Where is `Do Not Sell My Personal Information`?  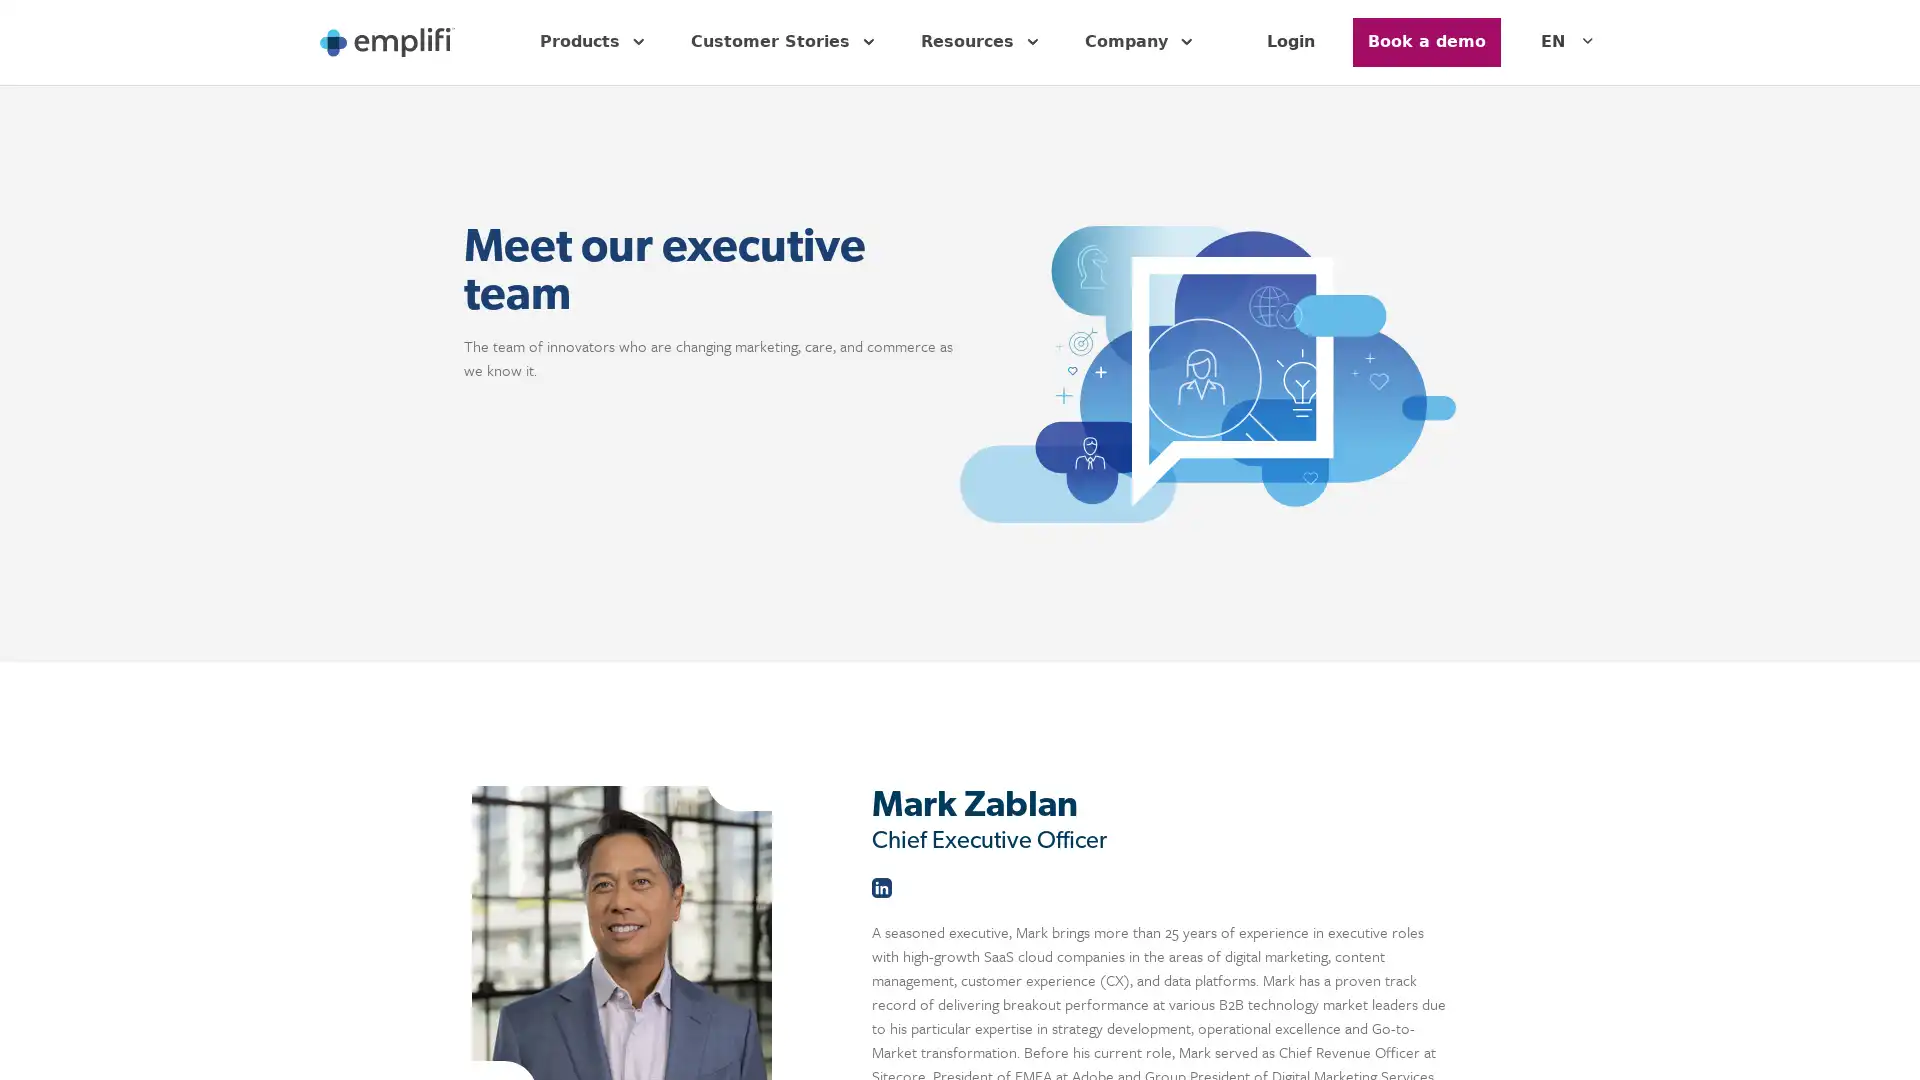 Do Not Sell My Personal Information is located at coordinates (1400, 1036).